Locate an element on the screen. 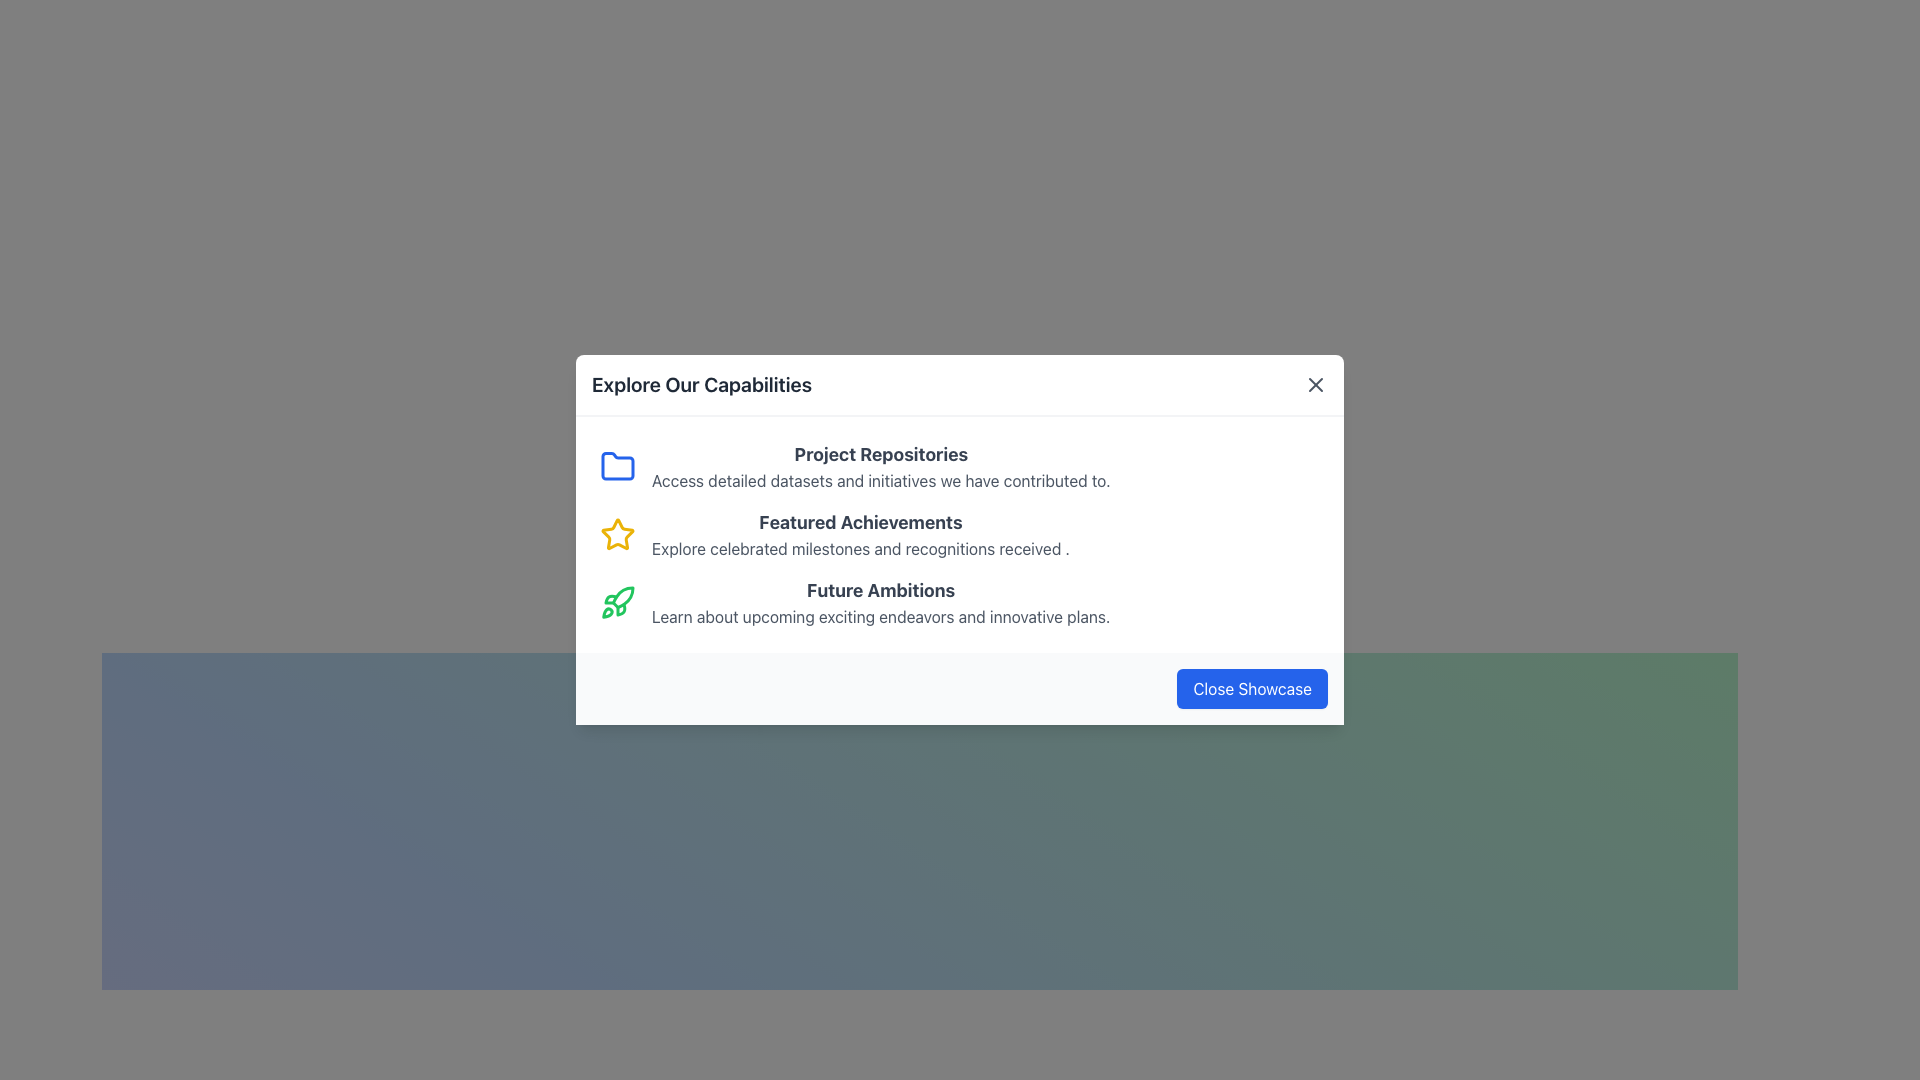  text content of the 'Featured Achievements' text block, which includes the heading and description text located under the section header 'Explore Our Capabilities' is located at coordinates (860, 534).